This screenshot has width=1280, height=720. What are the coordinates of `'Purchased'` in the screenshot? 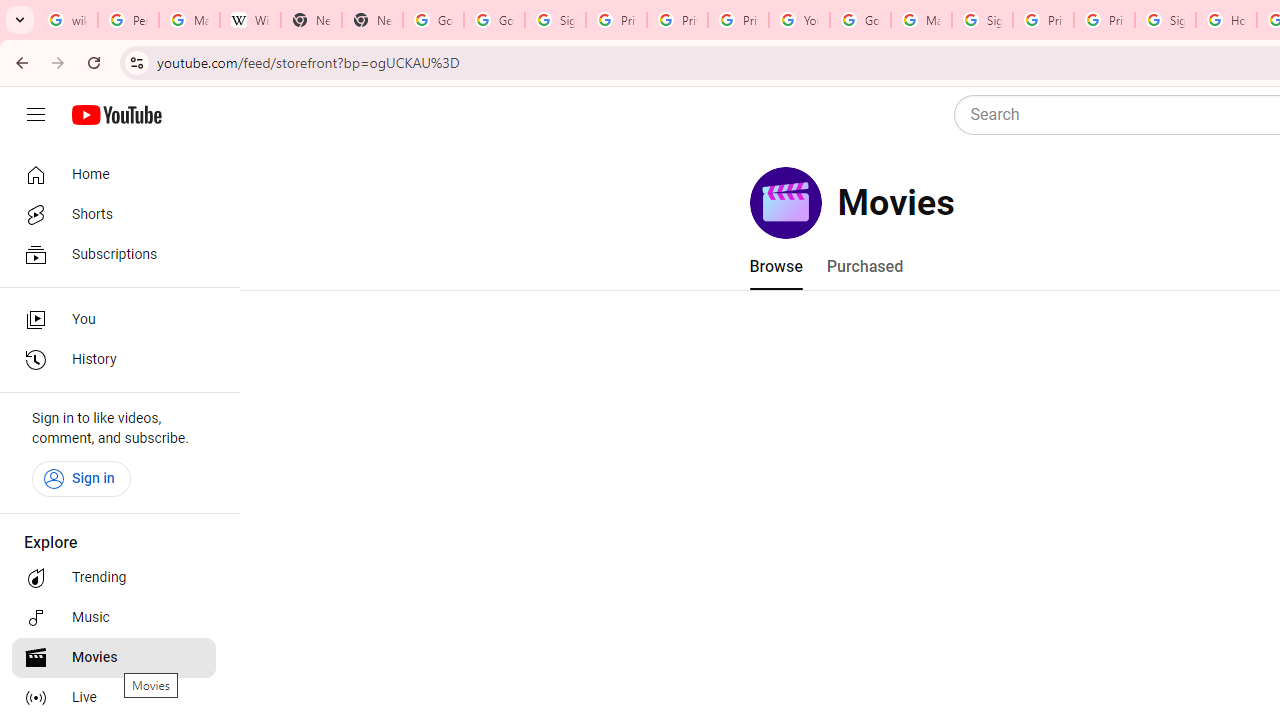 It's located at (864, 266).